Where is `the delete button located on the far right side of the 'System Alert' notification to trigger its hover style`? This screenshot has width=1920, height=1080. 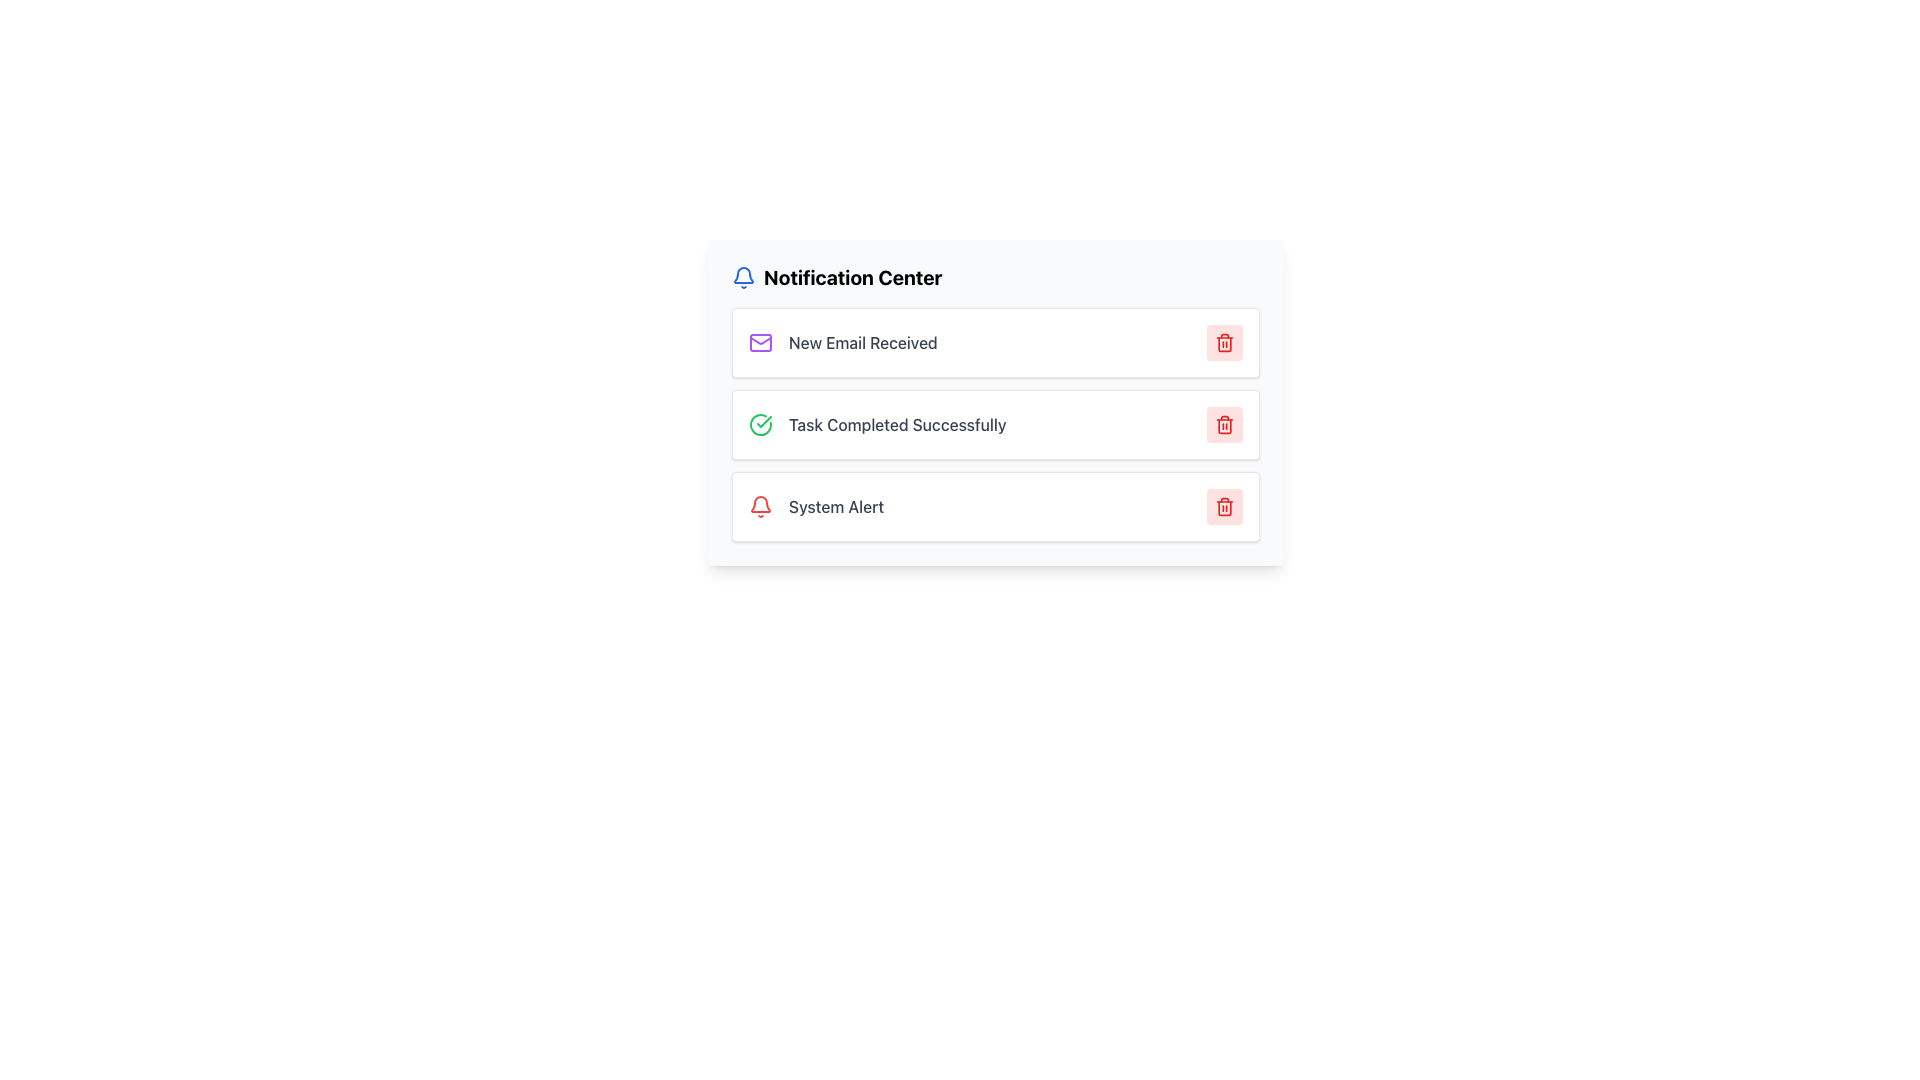
the delete button located on the far right side of the 'System Alert' notification to trigger its hover style is located at coordinates (1223, 505).